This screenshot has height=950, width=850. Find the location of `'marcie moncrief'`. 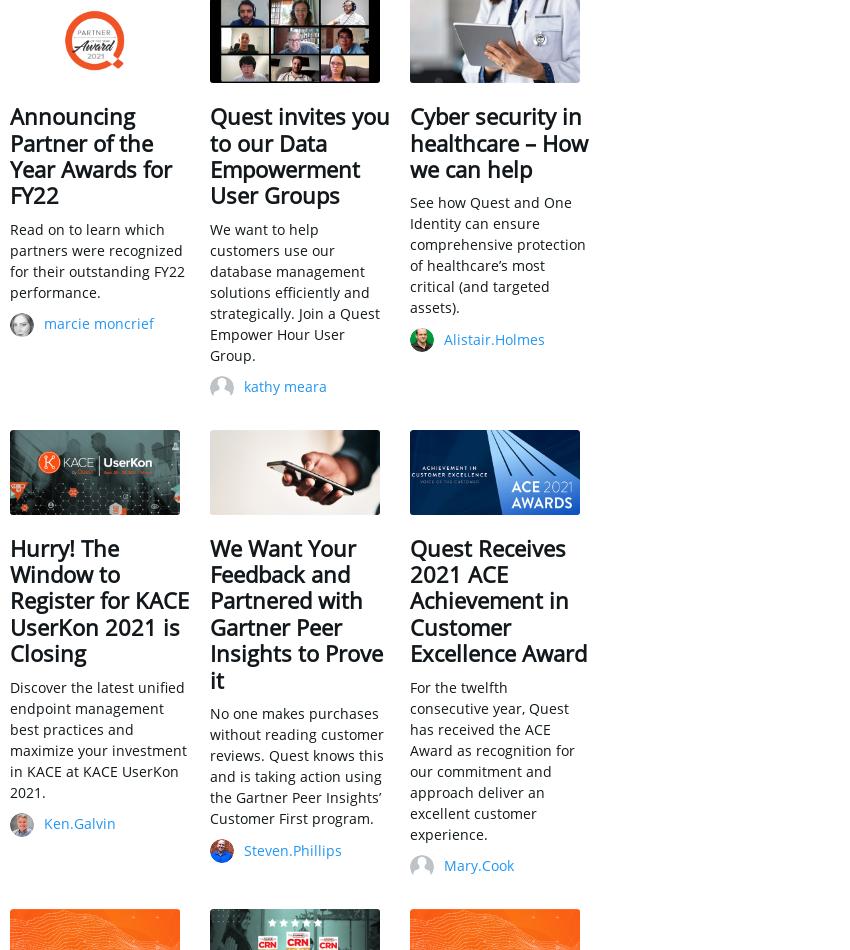

'marcie moncrief' is located at coordinates (44, 322).